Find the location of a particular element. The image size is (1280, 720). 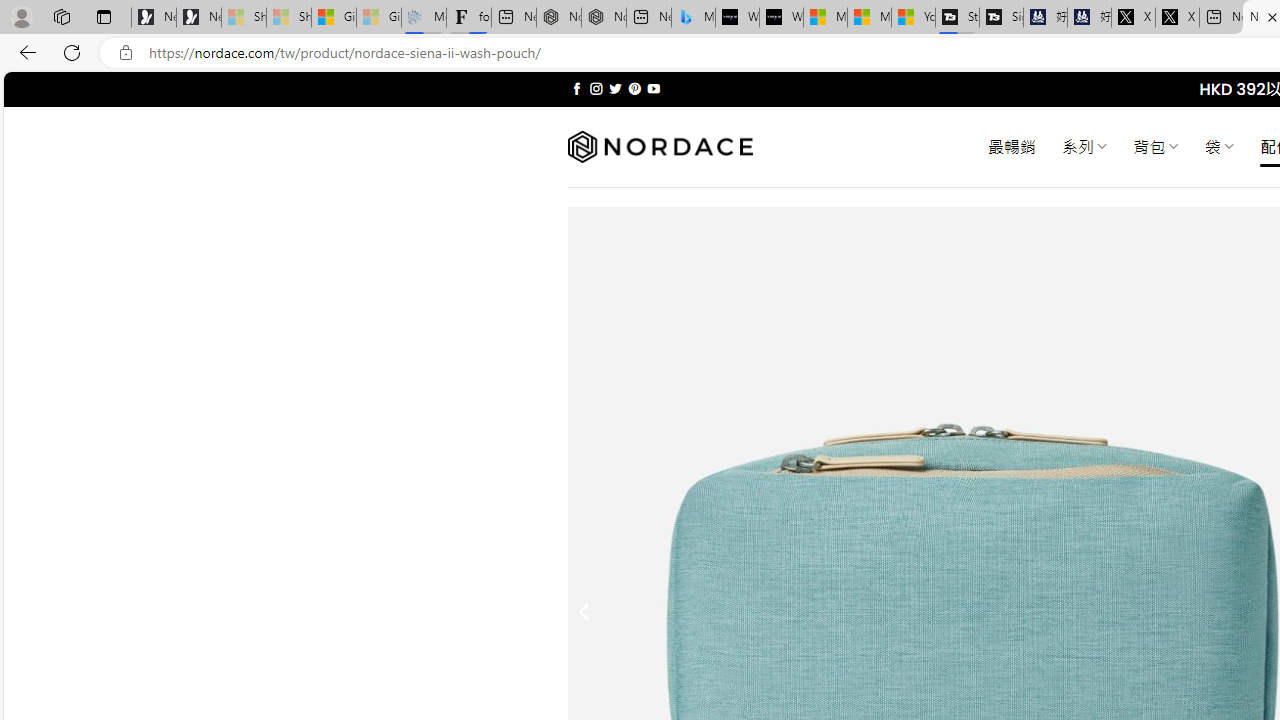

'Follow on YouTube' is located at coordinates (653, 88).